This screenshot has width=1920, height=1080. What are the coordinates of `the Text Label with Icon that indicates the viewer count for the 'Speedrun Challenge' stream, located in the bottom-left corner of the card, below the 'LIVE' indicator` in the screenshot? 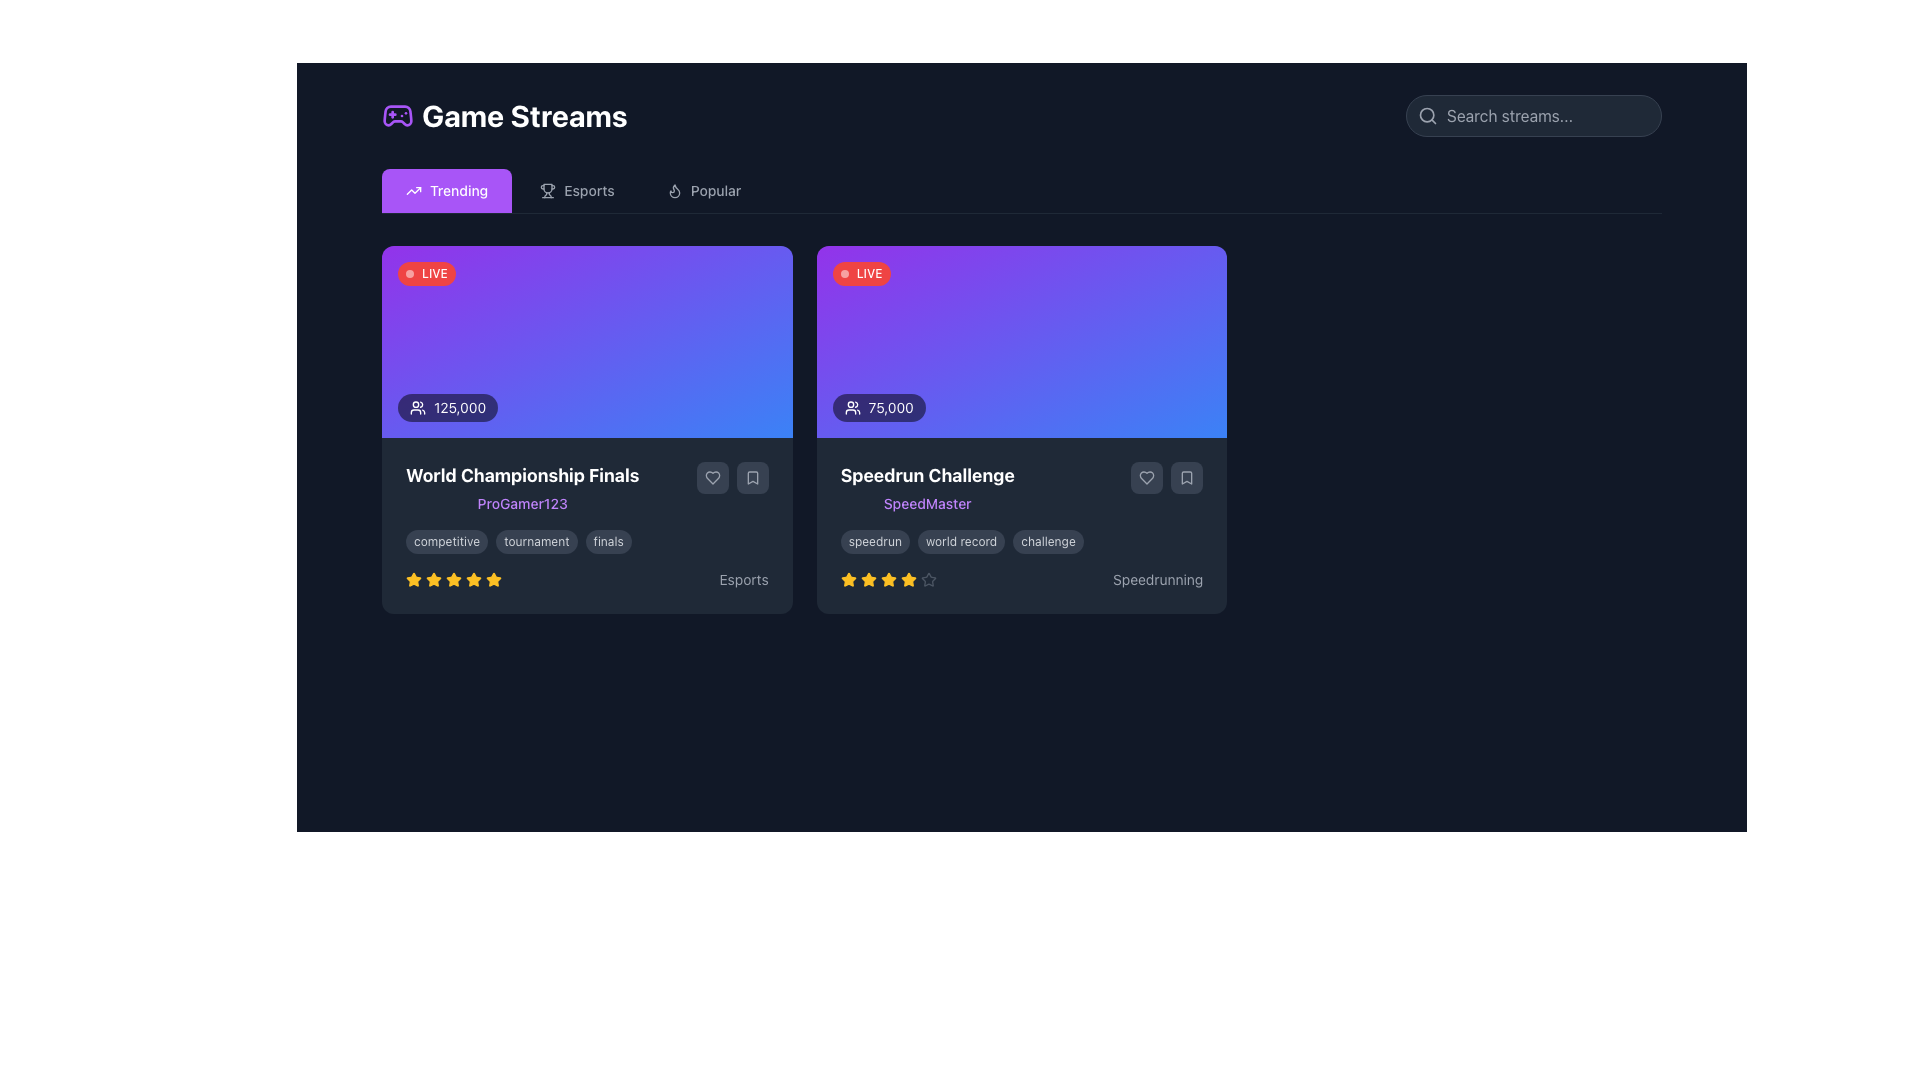 It's located at (879, 407).